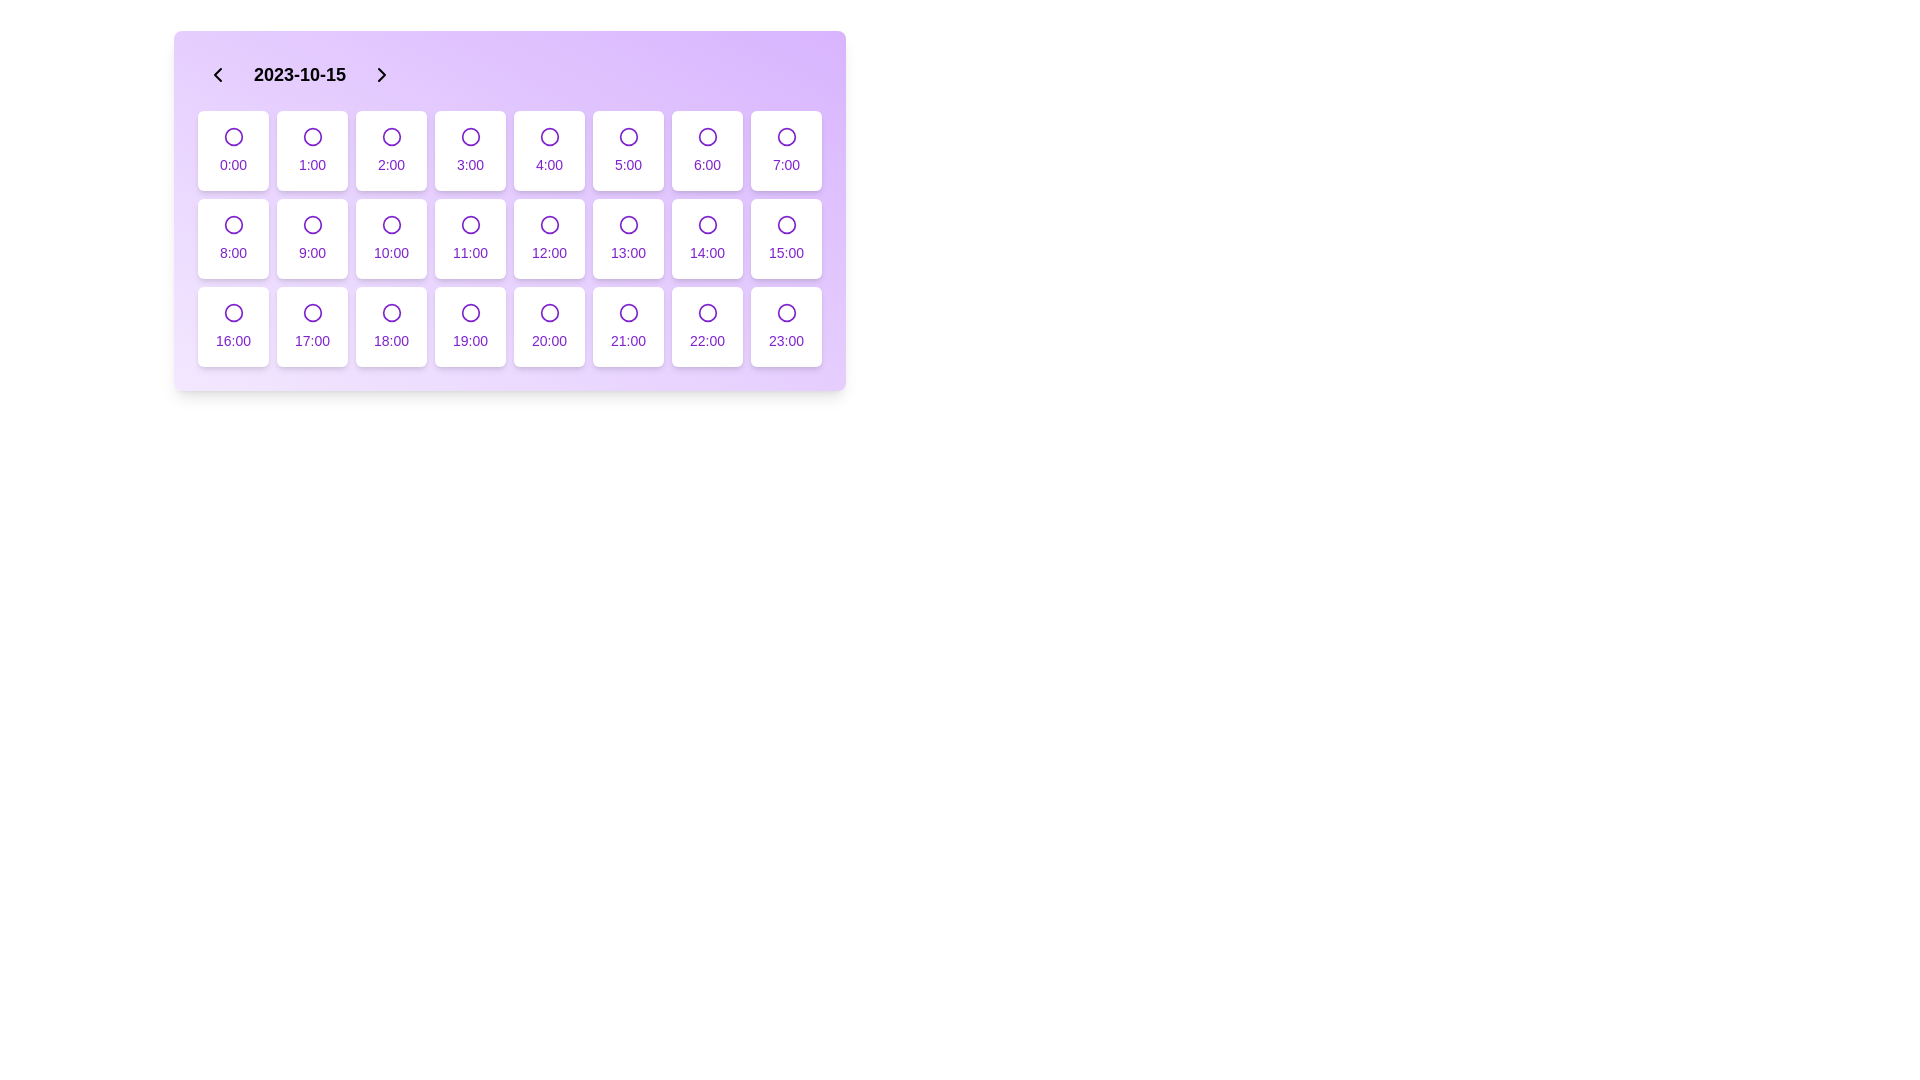  I want to click on the navigation icon located to the left of the displayed date '2023-10-15', so click(217, 73).